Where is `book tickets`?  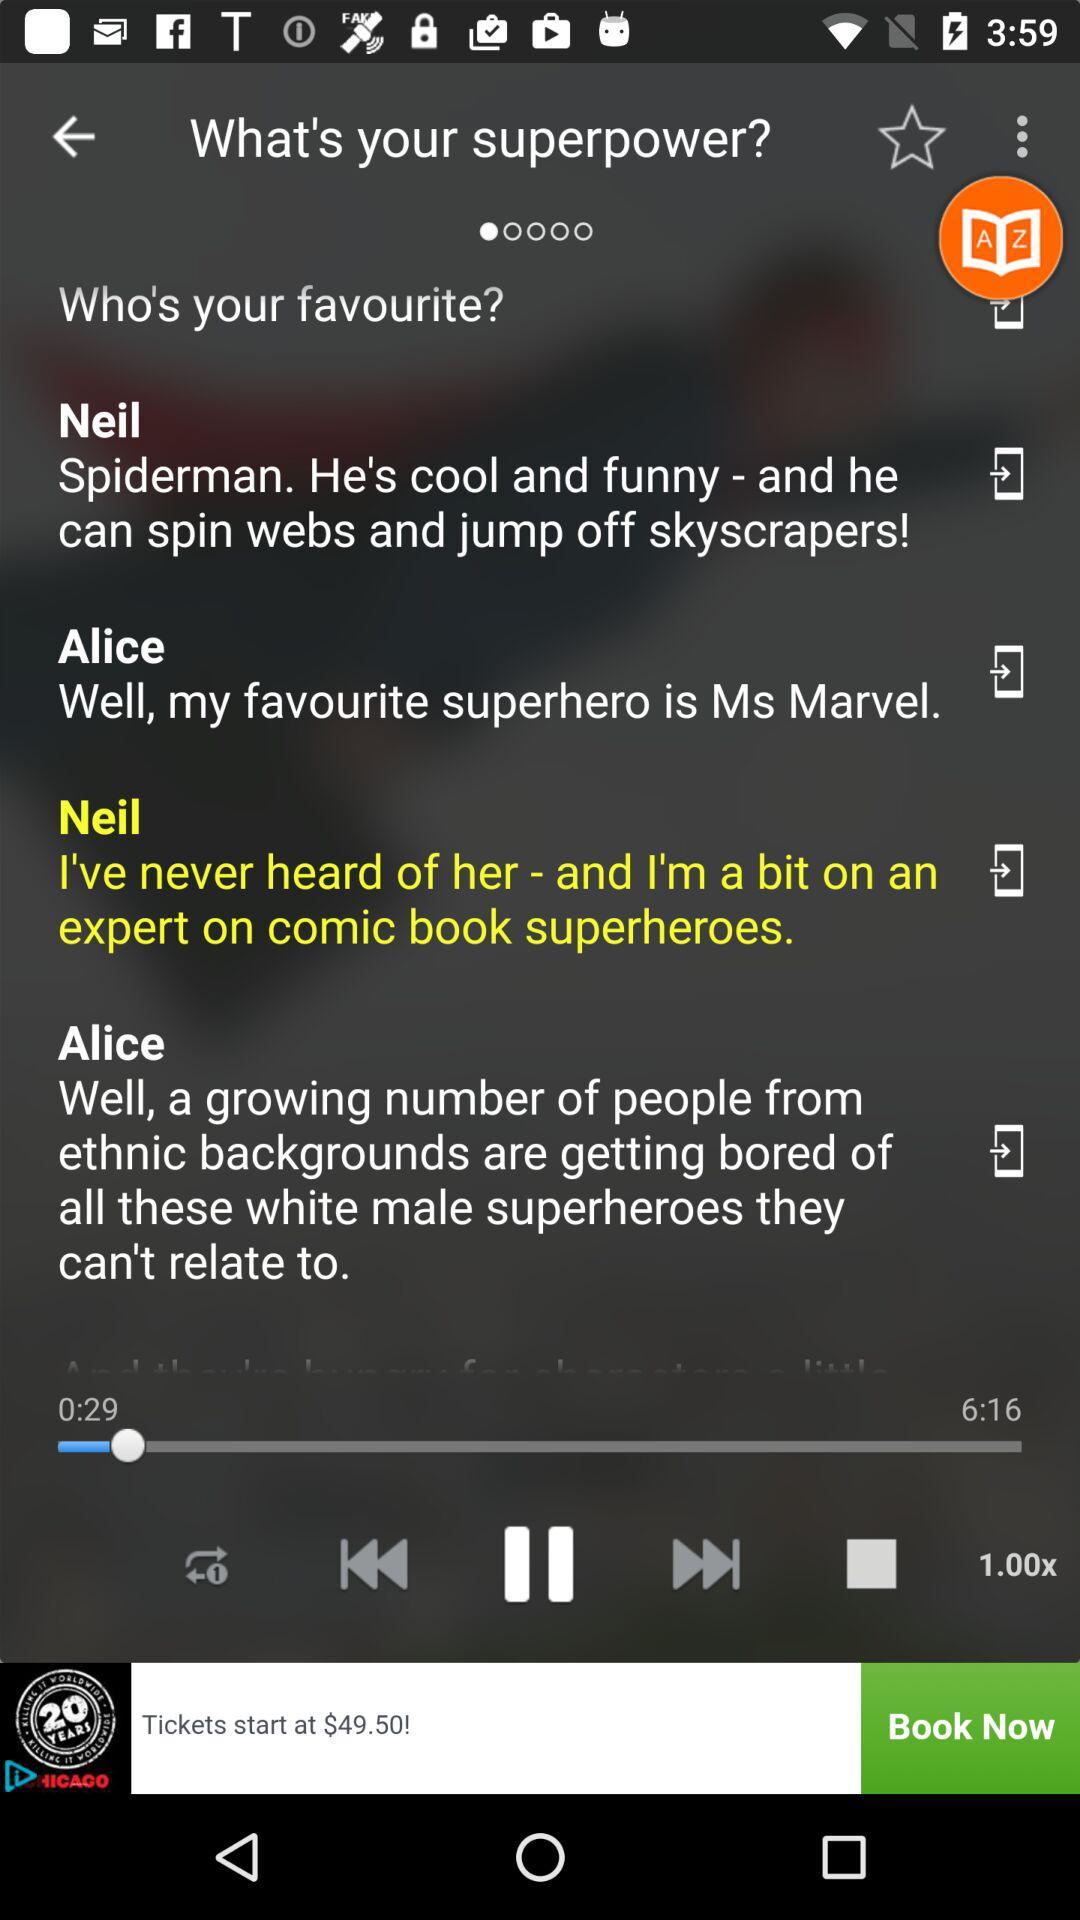 book tickets is located at coordinates (540, 1727).